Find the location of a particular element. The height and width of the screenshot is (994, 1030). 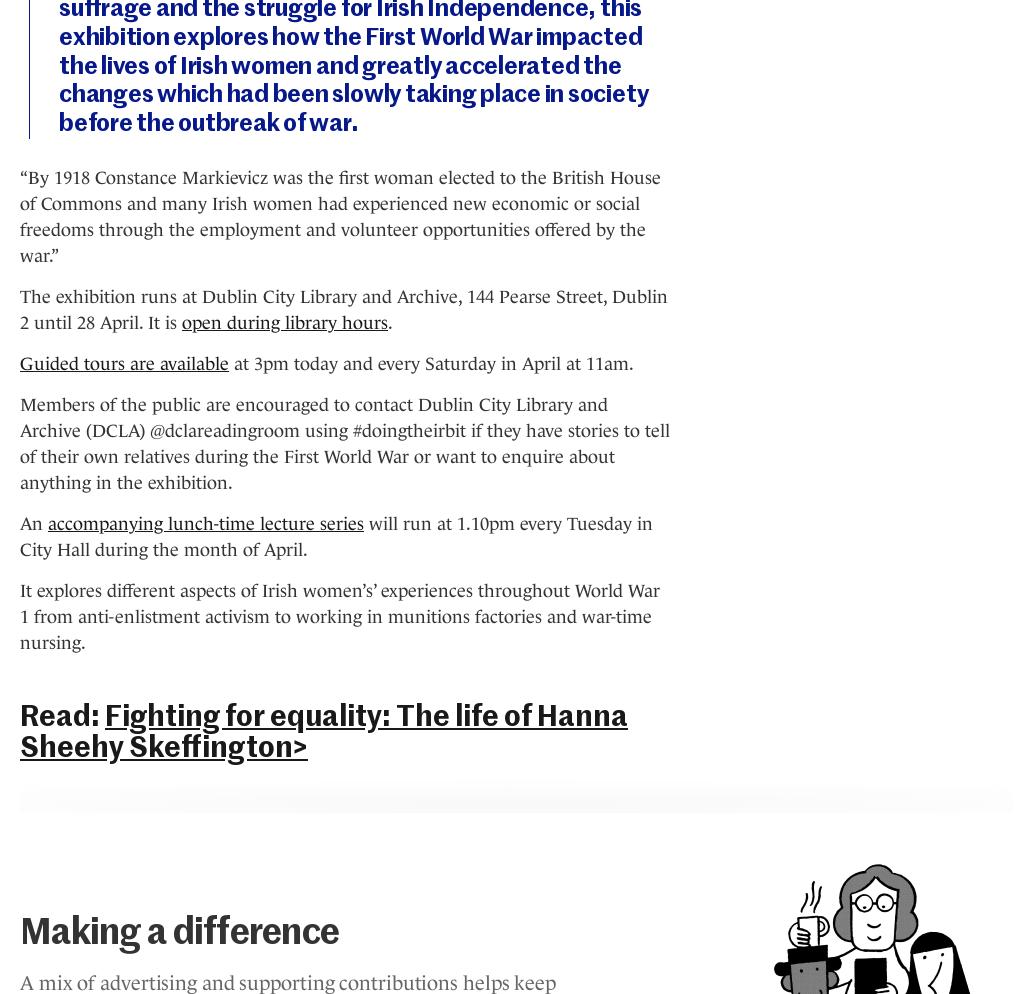

'An' is located at coordinates (33, 523).